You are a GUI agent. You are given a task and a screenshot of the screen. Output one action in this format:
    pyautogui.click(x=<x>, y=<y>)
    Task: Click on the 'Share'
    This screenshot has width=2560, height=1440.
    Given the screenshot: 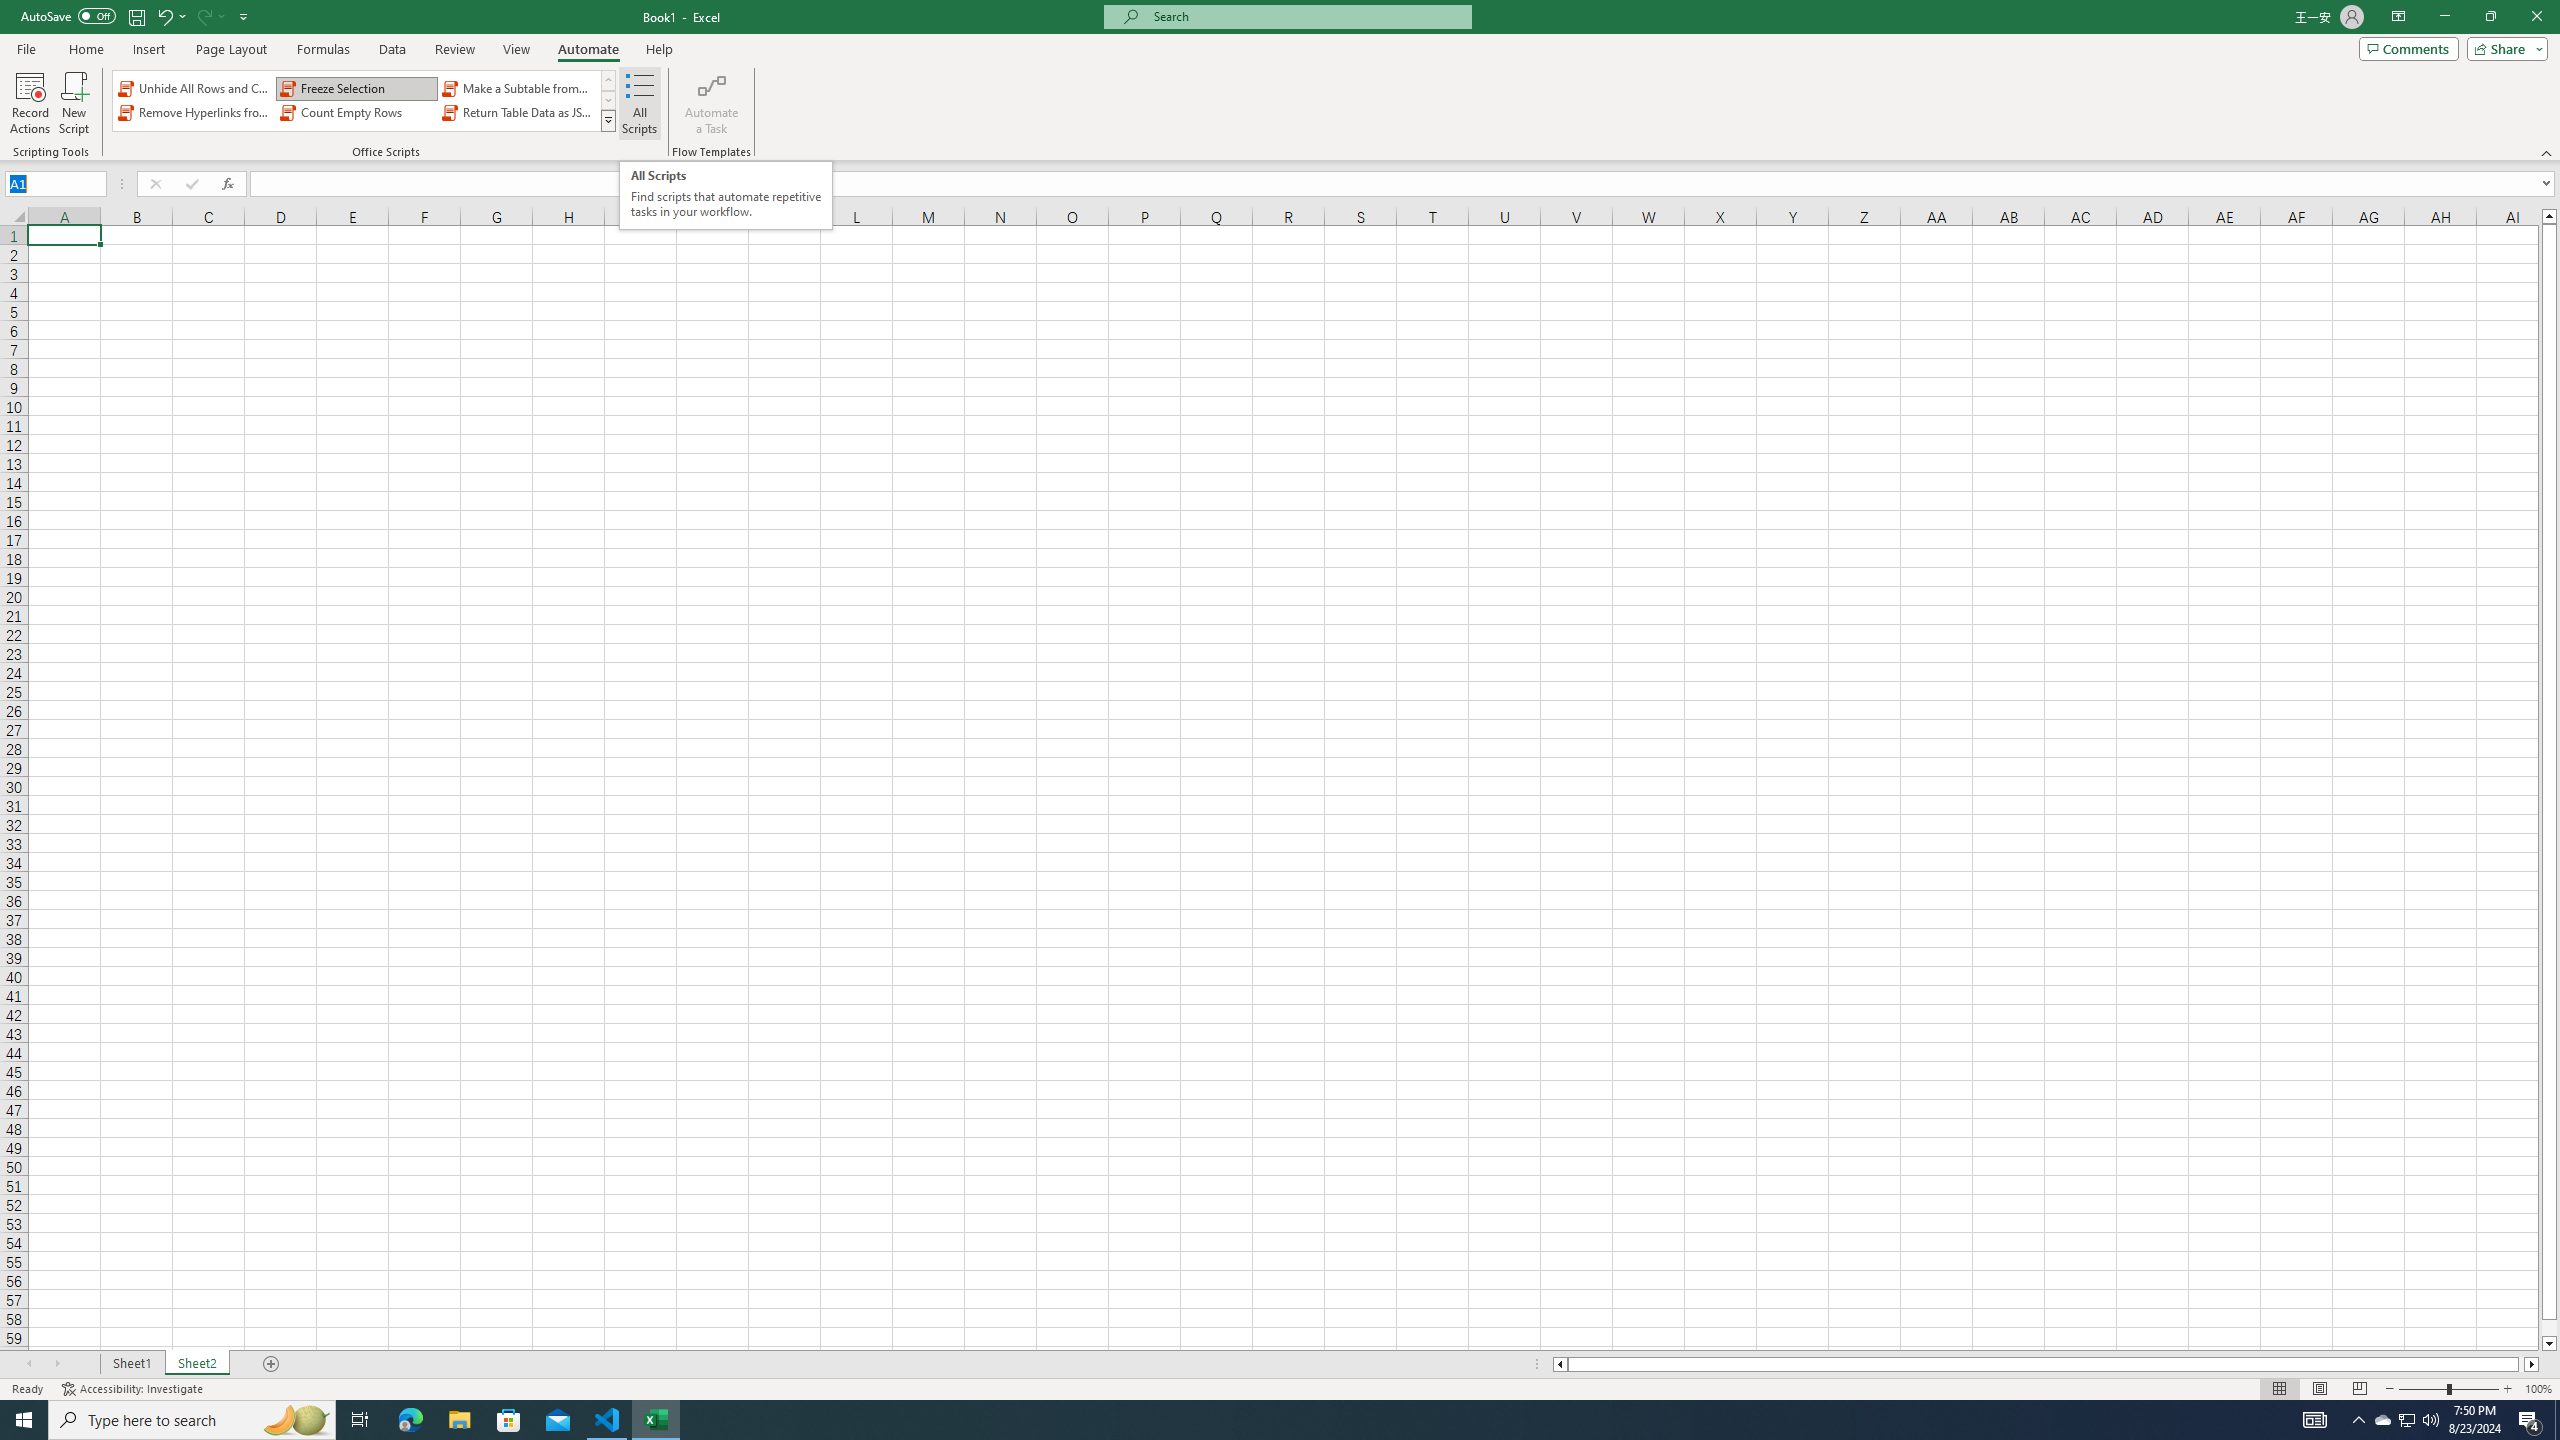 What is the action you would take?
    pyautogui.click(x=2502, y=47)
    